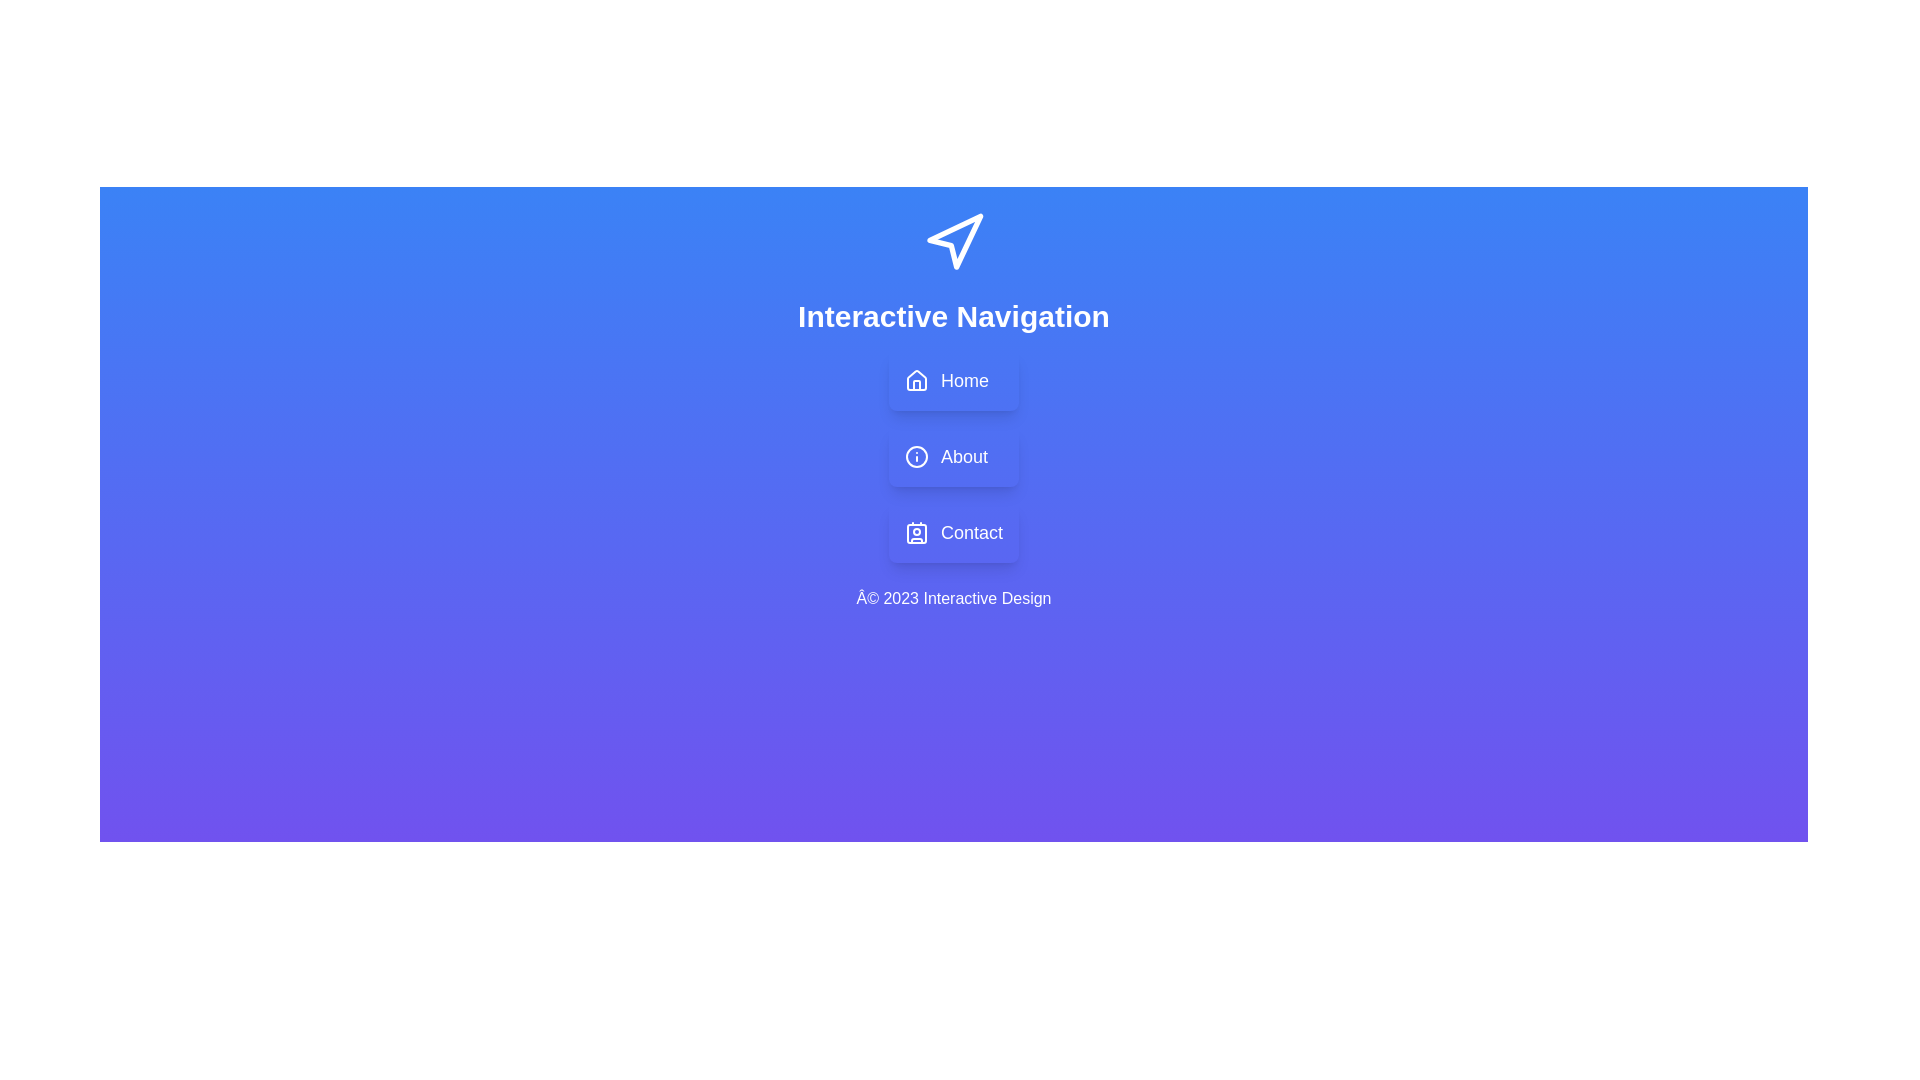 Image resolution: width=1920 pixels, height=1080 pixels. Describe the element at coordinates (953, 242) in the screenshot. I see `the white navigation arrow symbol located at the center of the interface, above the text 'Interactive Navigation'` at that location.